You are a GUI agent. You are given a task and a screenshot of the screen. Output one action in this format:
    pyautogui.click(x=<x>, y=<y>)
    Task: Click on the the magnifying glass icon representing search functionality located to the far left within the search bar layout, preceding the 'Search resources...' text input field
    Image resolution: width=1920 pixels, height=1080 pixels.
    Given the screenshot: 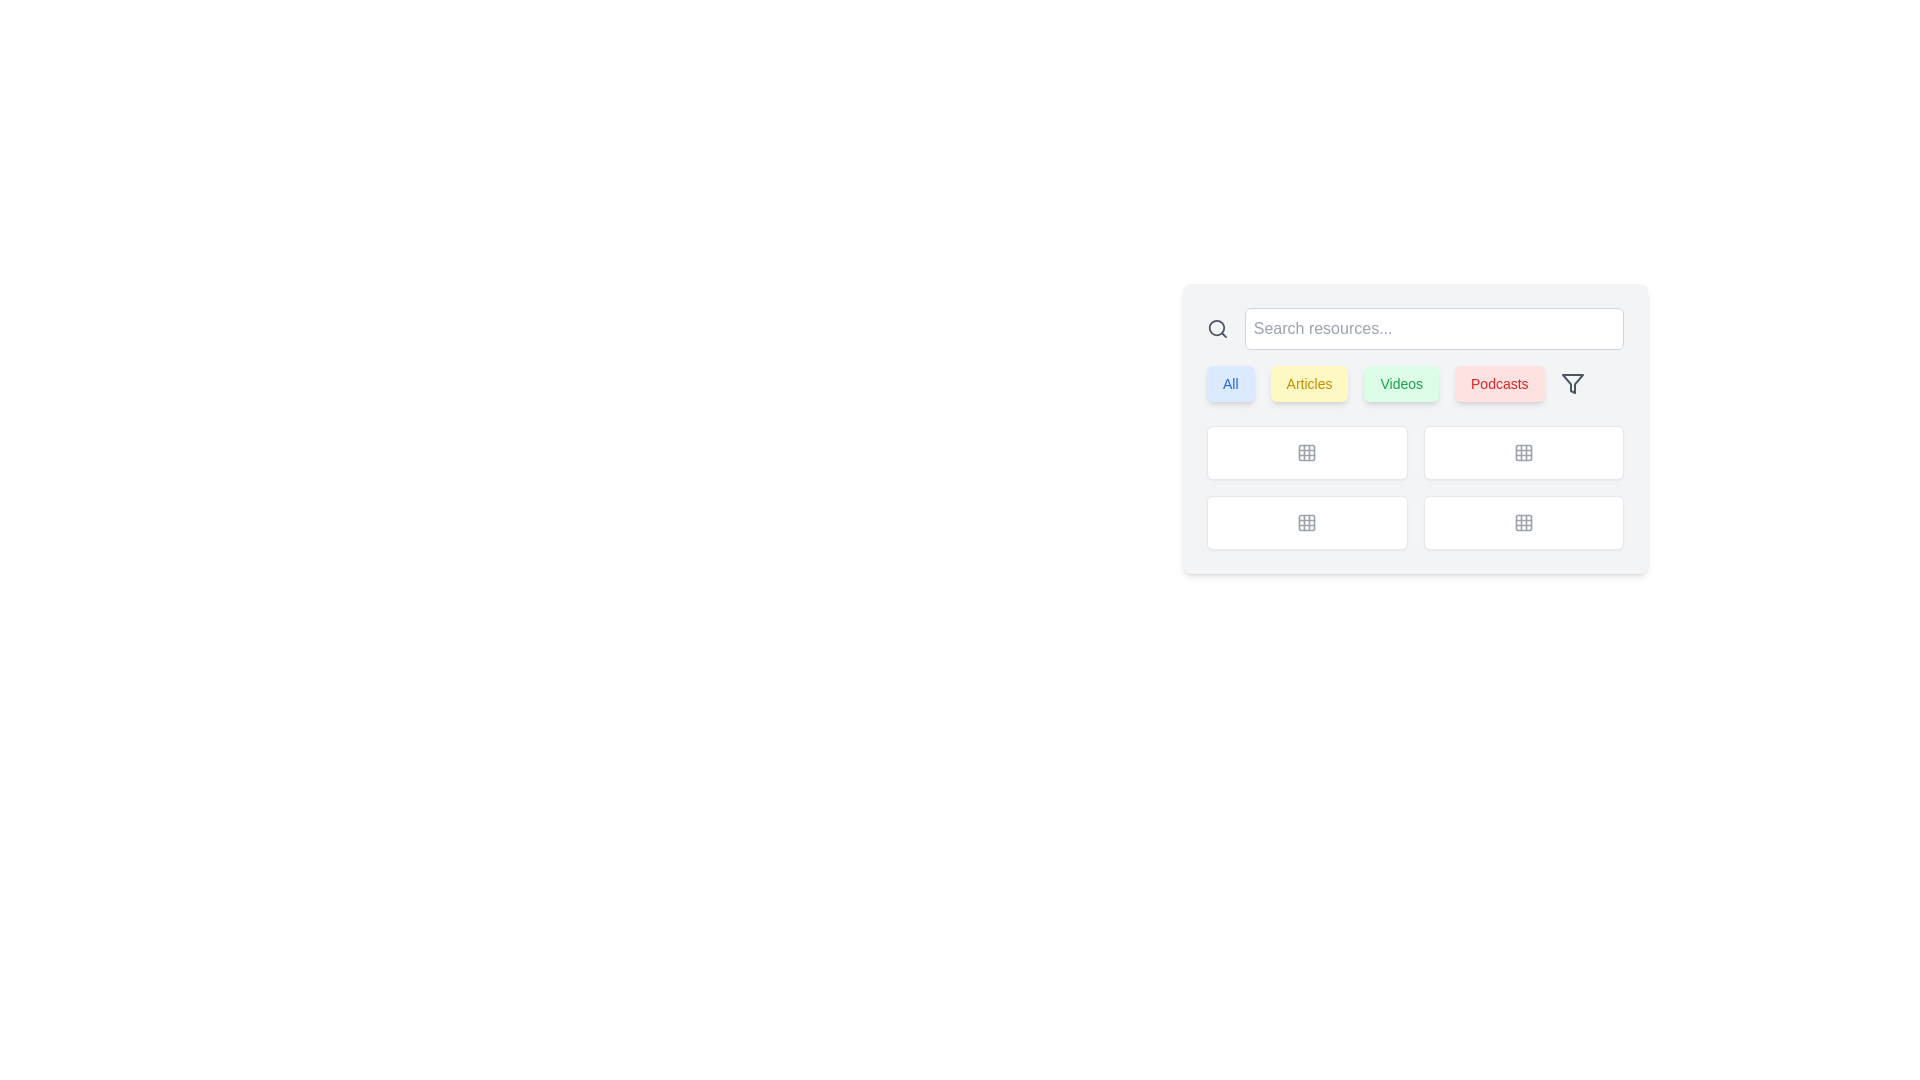 What is the action you would take?
    pyautogui.click(x=1216, y=327)
    